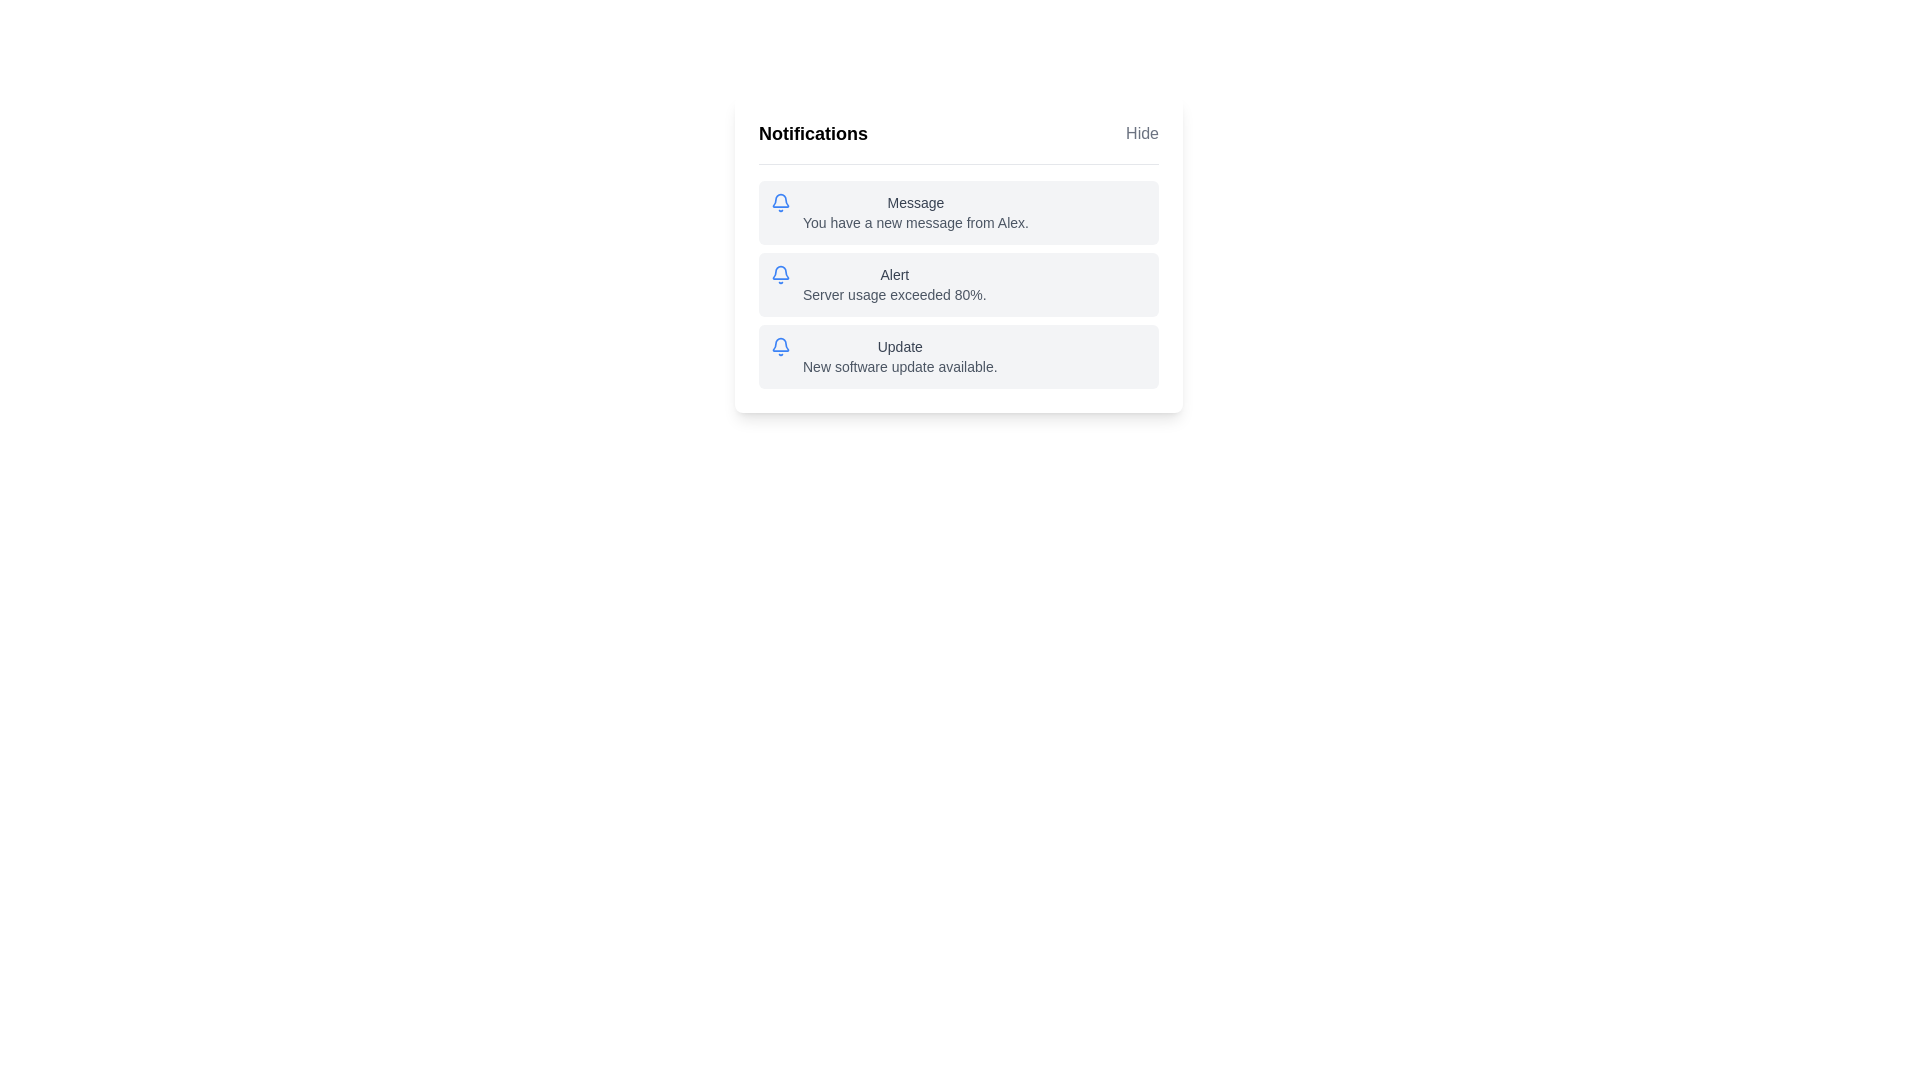 This screenshot has width=1920, height=1080. I want to click on notification message displayed in the second notification block, which contains the alert 'Server usage exceeded 80%.', so click(958, 253).